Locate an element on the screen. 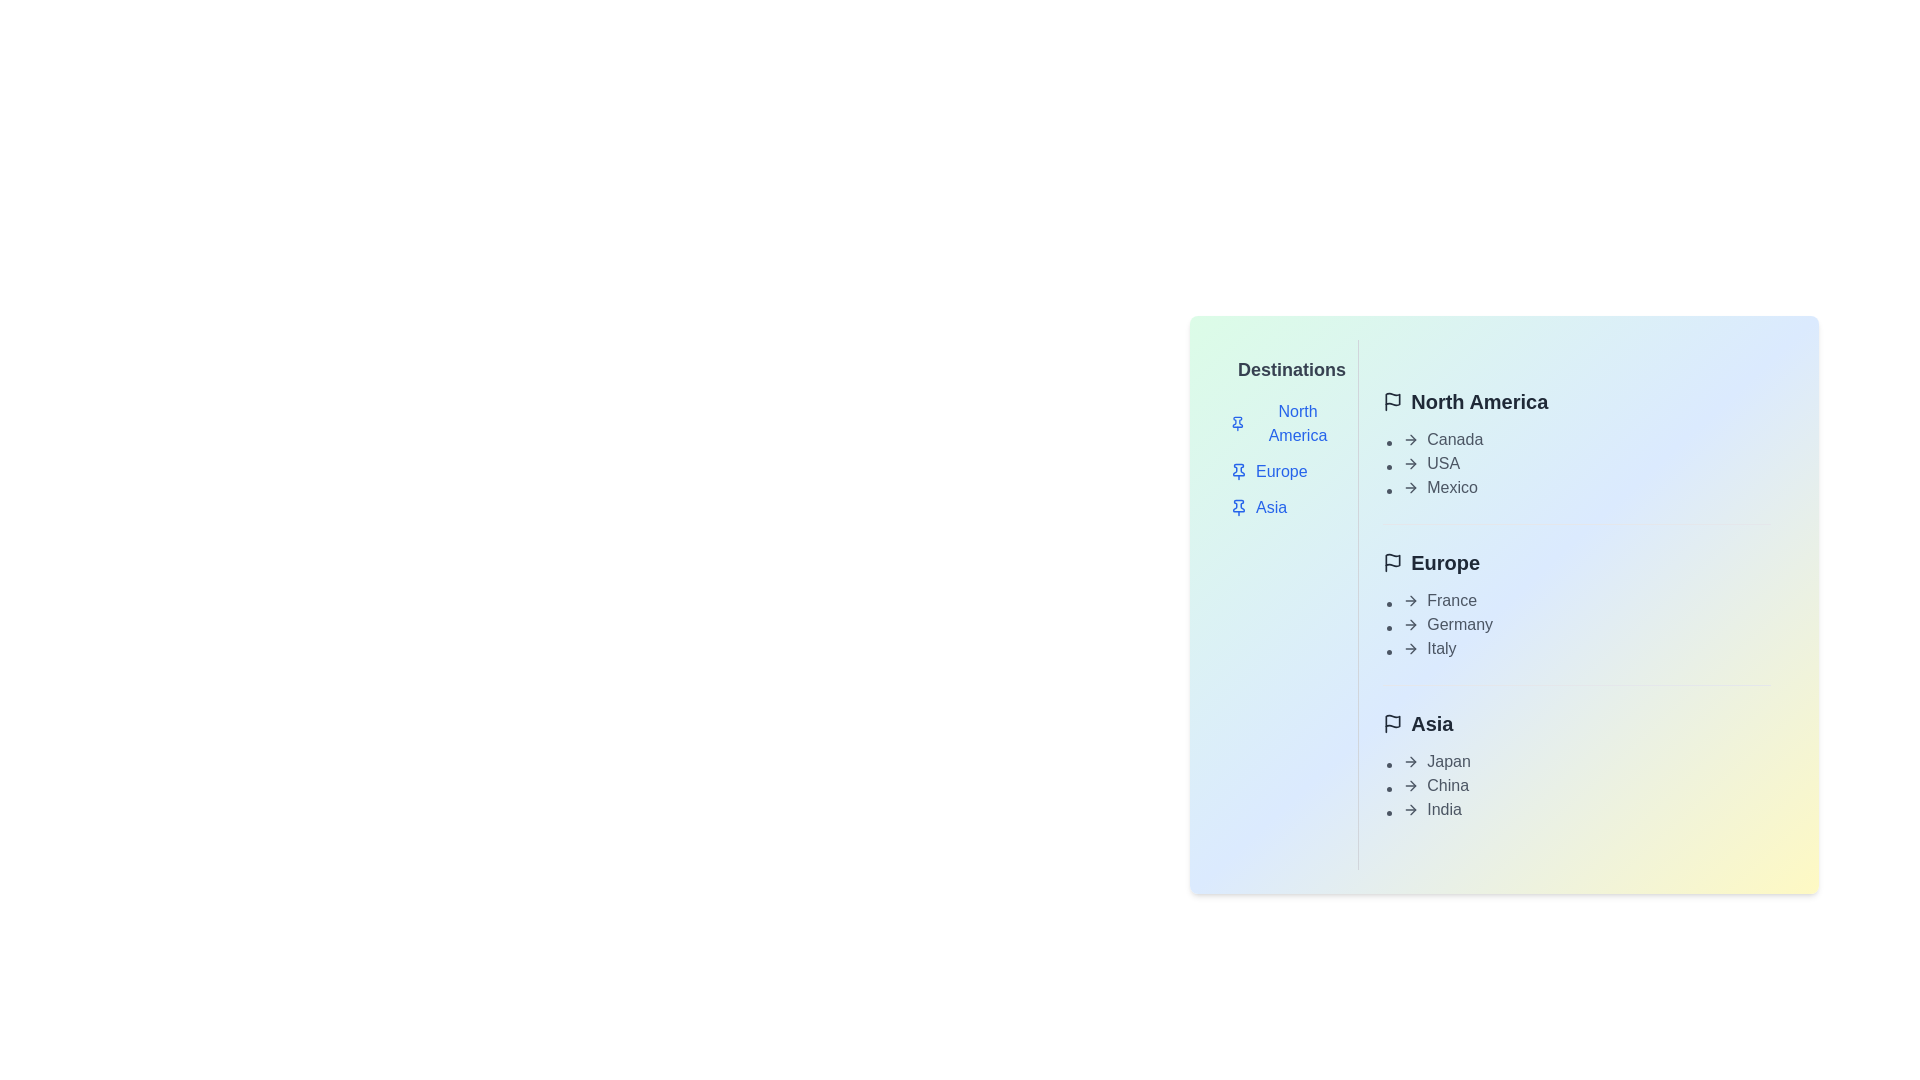 The width and height of the screenshot is (1920, 1080). the bulleted list item in the 'North America' section that displays the countries Canada, USA, and Mexico is located at coordinates (1576, 463).